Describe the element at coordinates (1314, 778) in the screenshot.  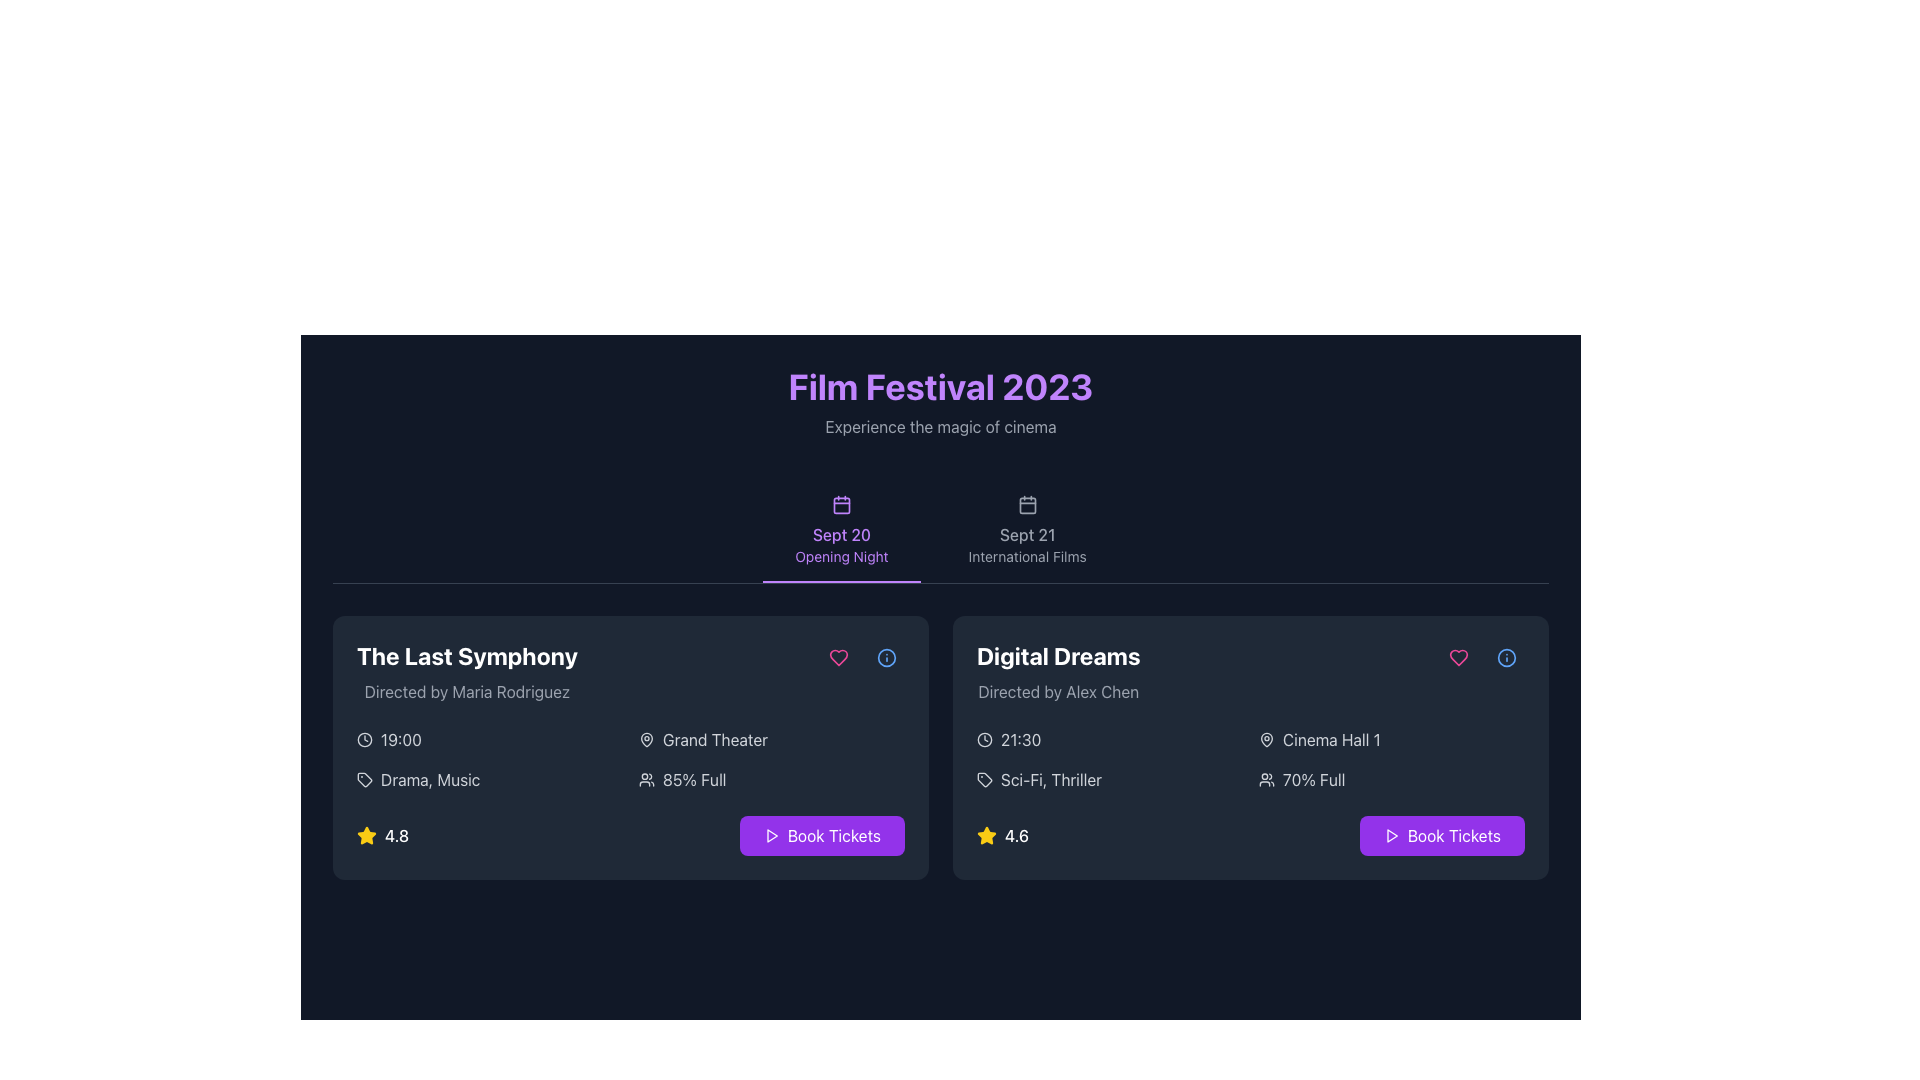
I see `the Text label indicating the occupancy level of the venue, located to the right of the user icon in the 'Digital Dreams' card` at that location.